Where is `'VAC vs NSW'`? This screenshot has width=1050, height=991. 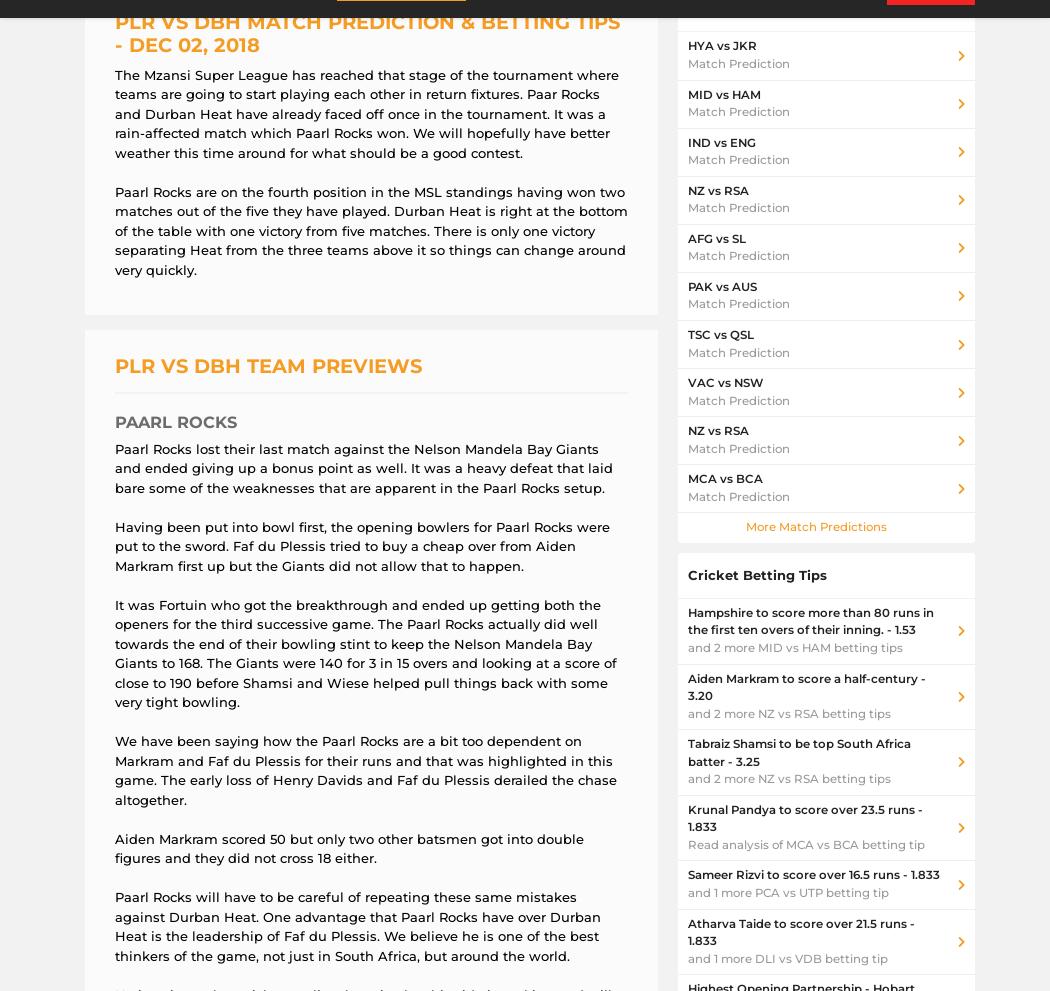 'VAC vs NSW' is located at coordinates (724, 382).